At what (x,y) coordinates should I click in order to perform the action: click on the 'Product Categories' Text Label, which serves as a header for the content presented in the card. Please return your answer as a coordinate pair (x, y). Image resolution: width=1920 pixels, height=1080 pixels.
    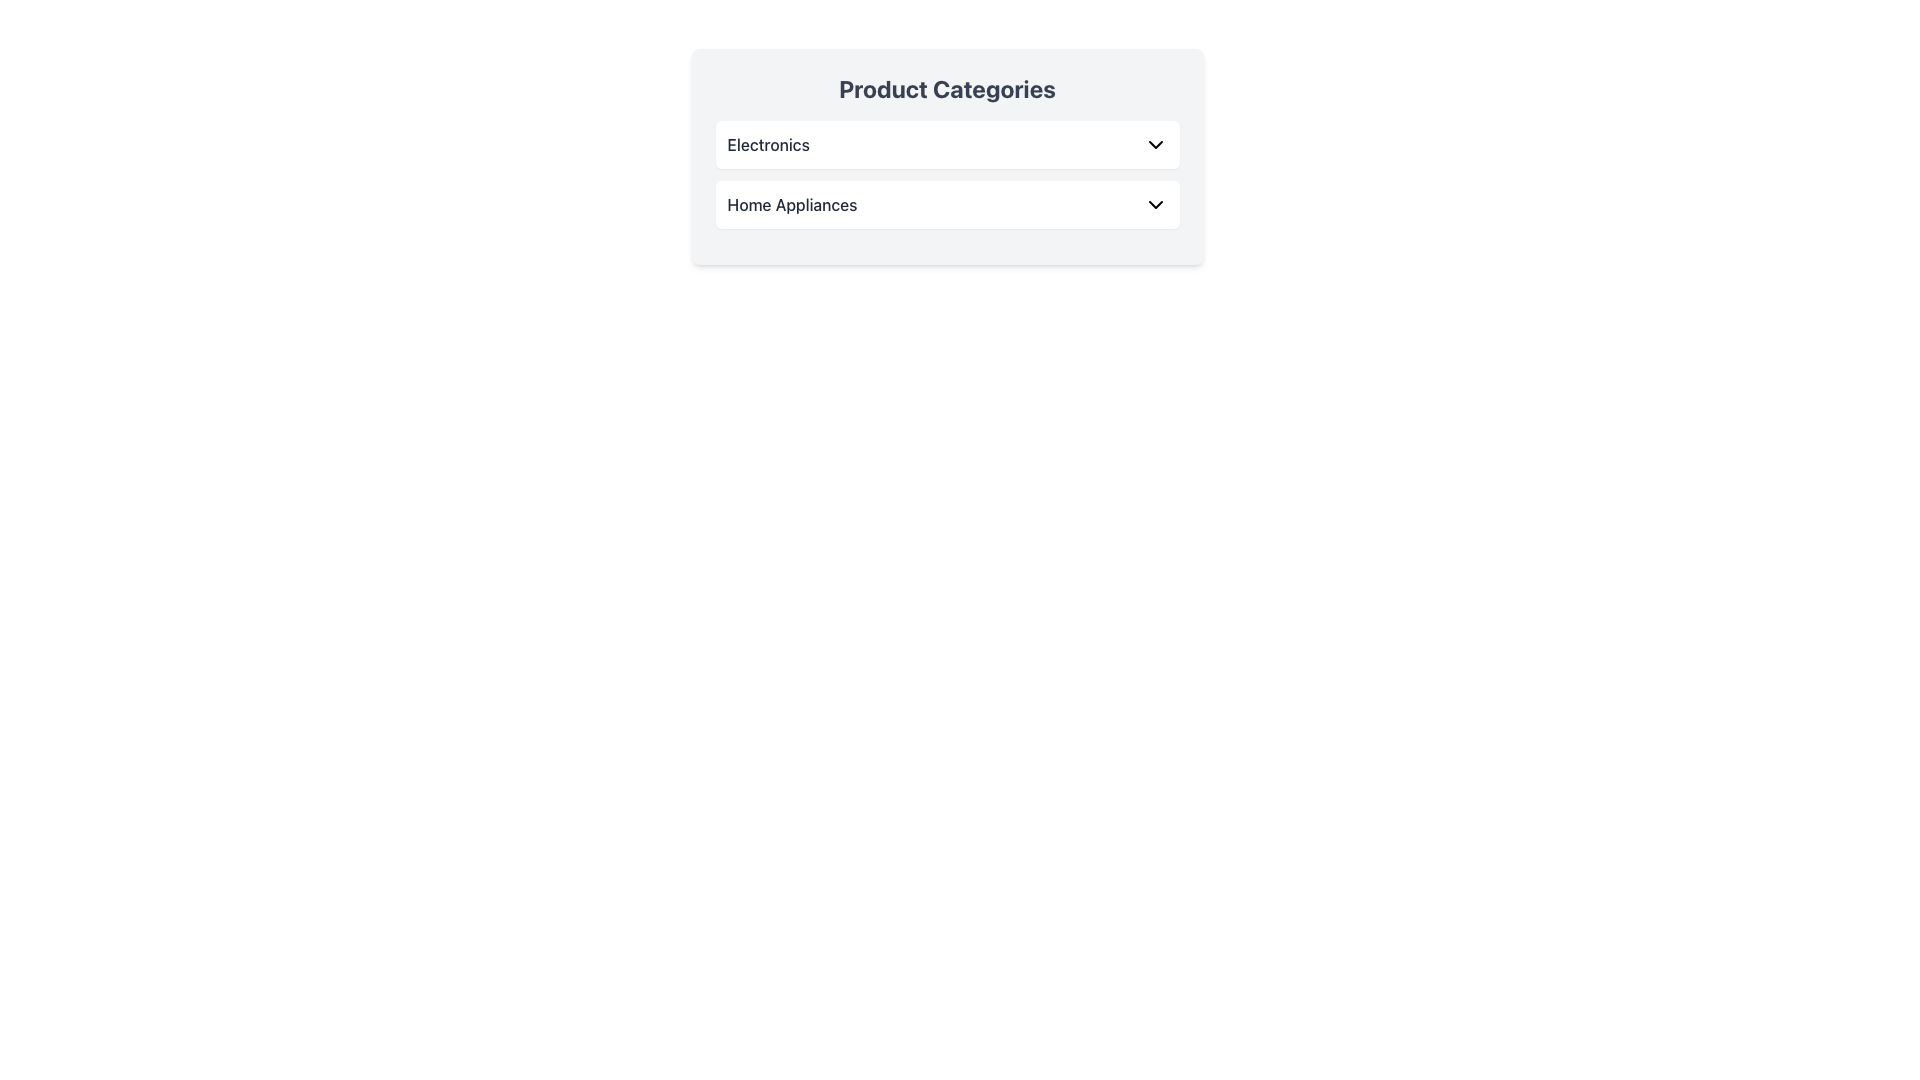
    Looking at the image, I should click on (946, 87).